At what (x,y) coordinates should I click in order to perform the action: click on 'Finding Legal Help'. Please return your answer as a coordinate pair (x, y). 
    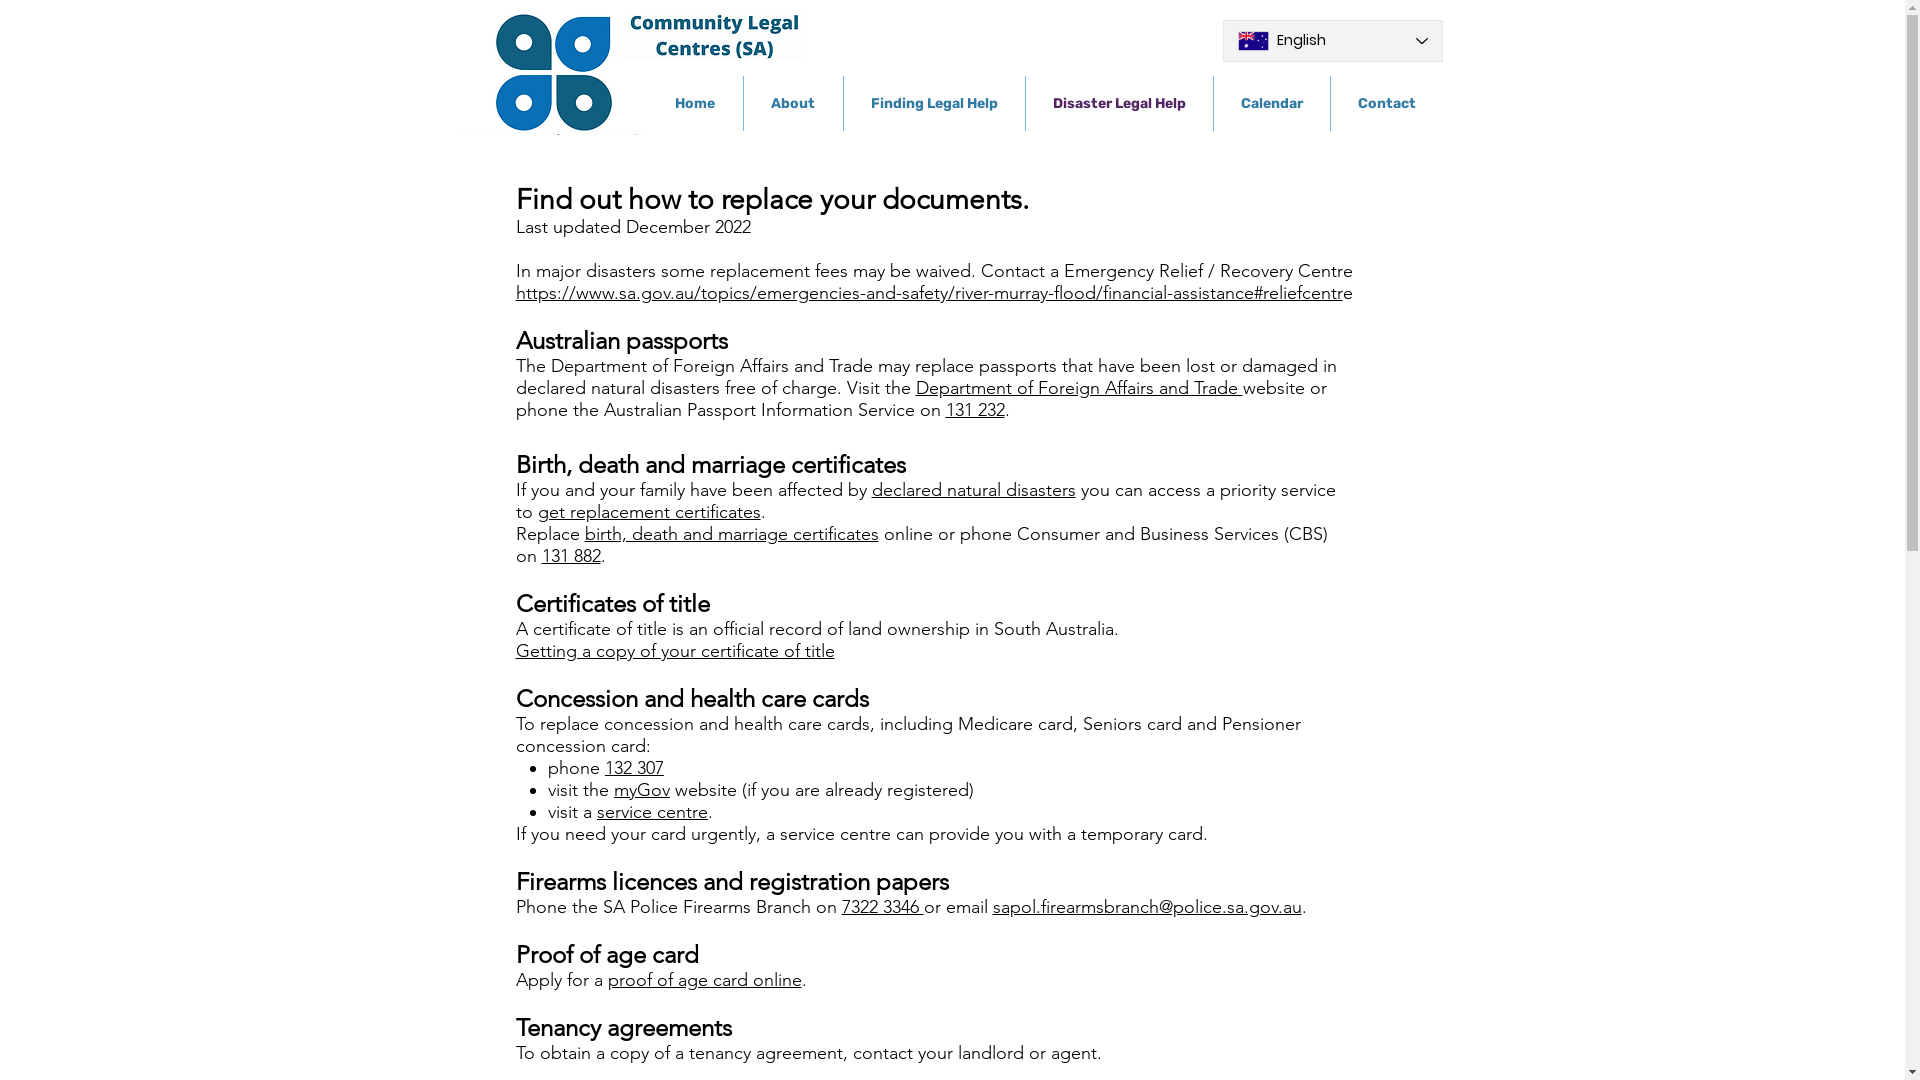
    Looking at the image, I should click on (844, 103).